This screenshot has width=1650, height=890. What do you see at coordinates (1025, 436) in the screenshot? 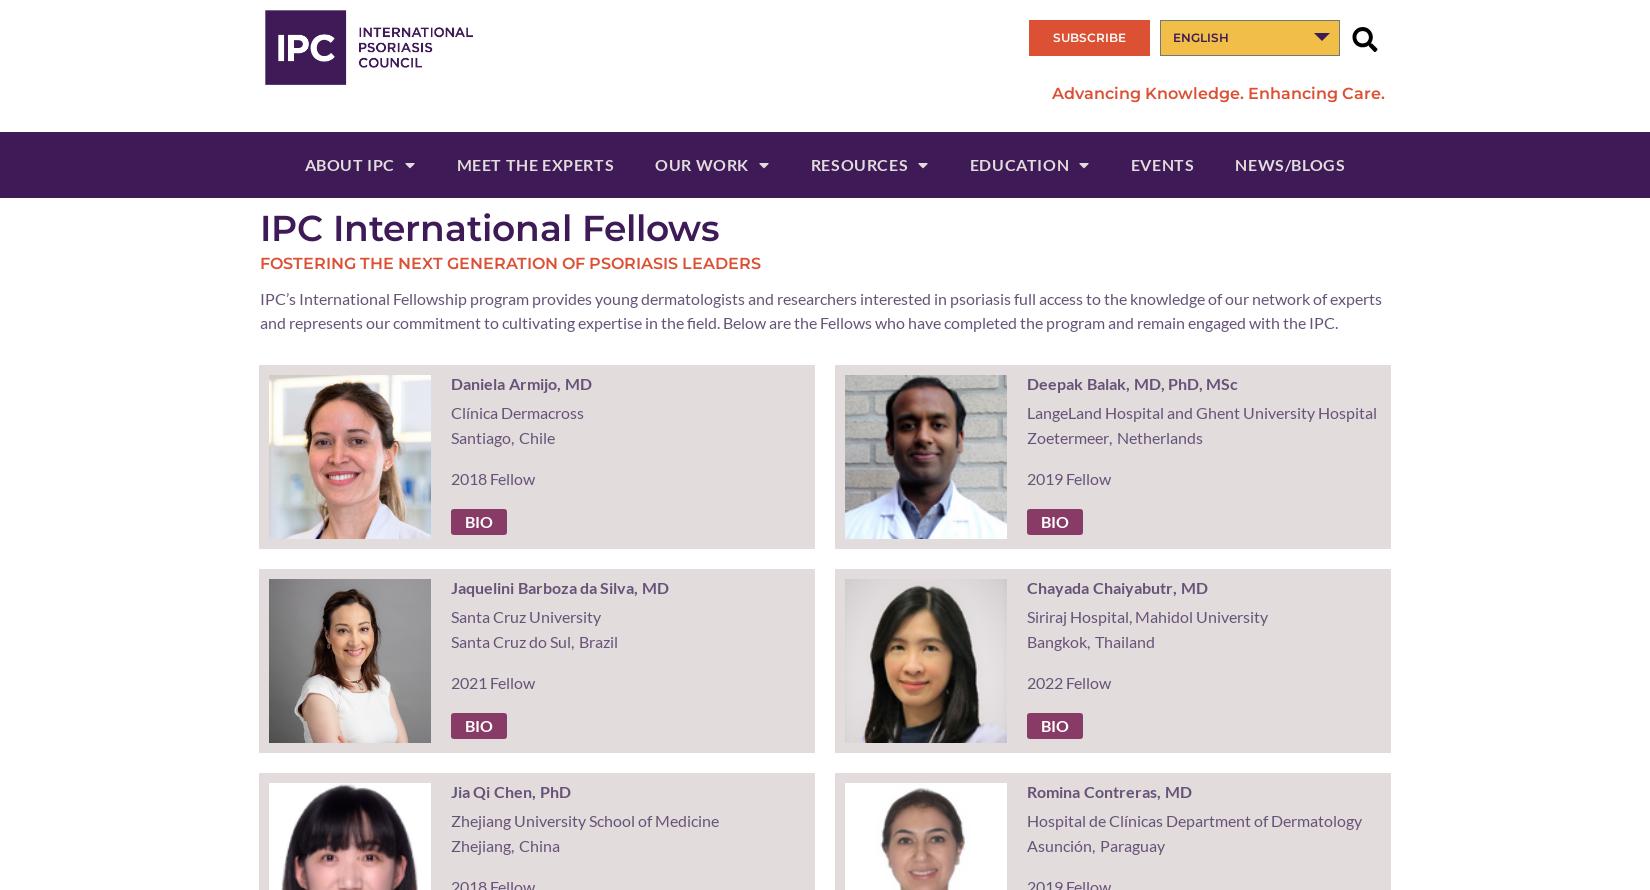
I see `'Zoetermeer'` at bounding box center [1025, 436].